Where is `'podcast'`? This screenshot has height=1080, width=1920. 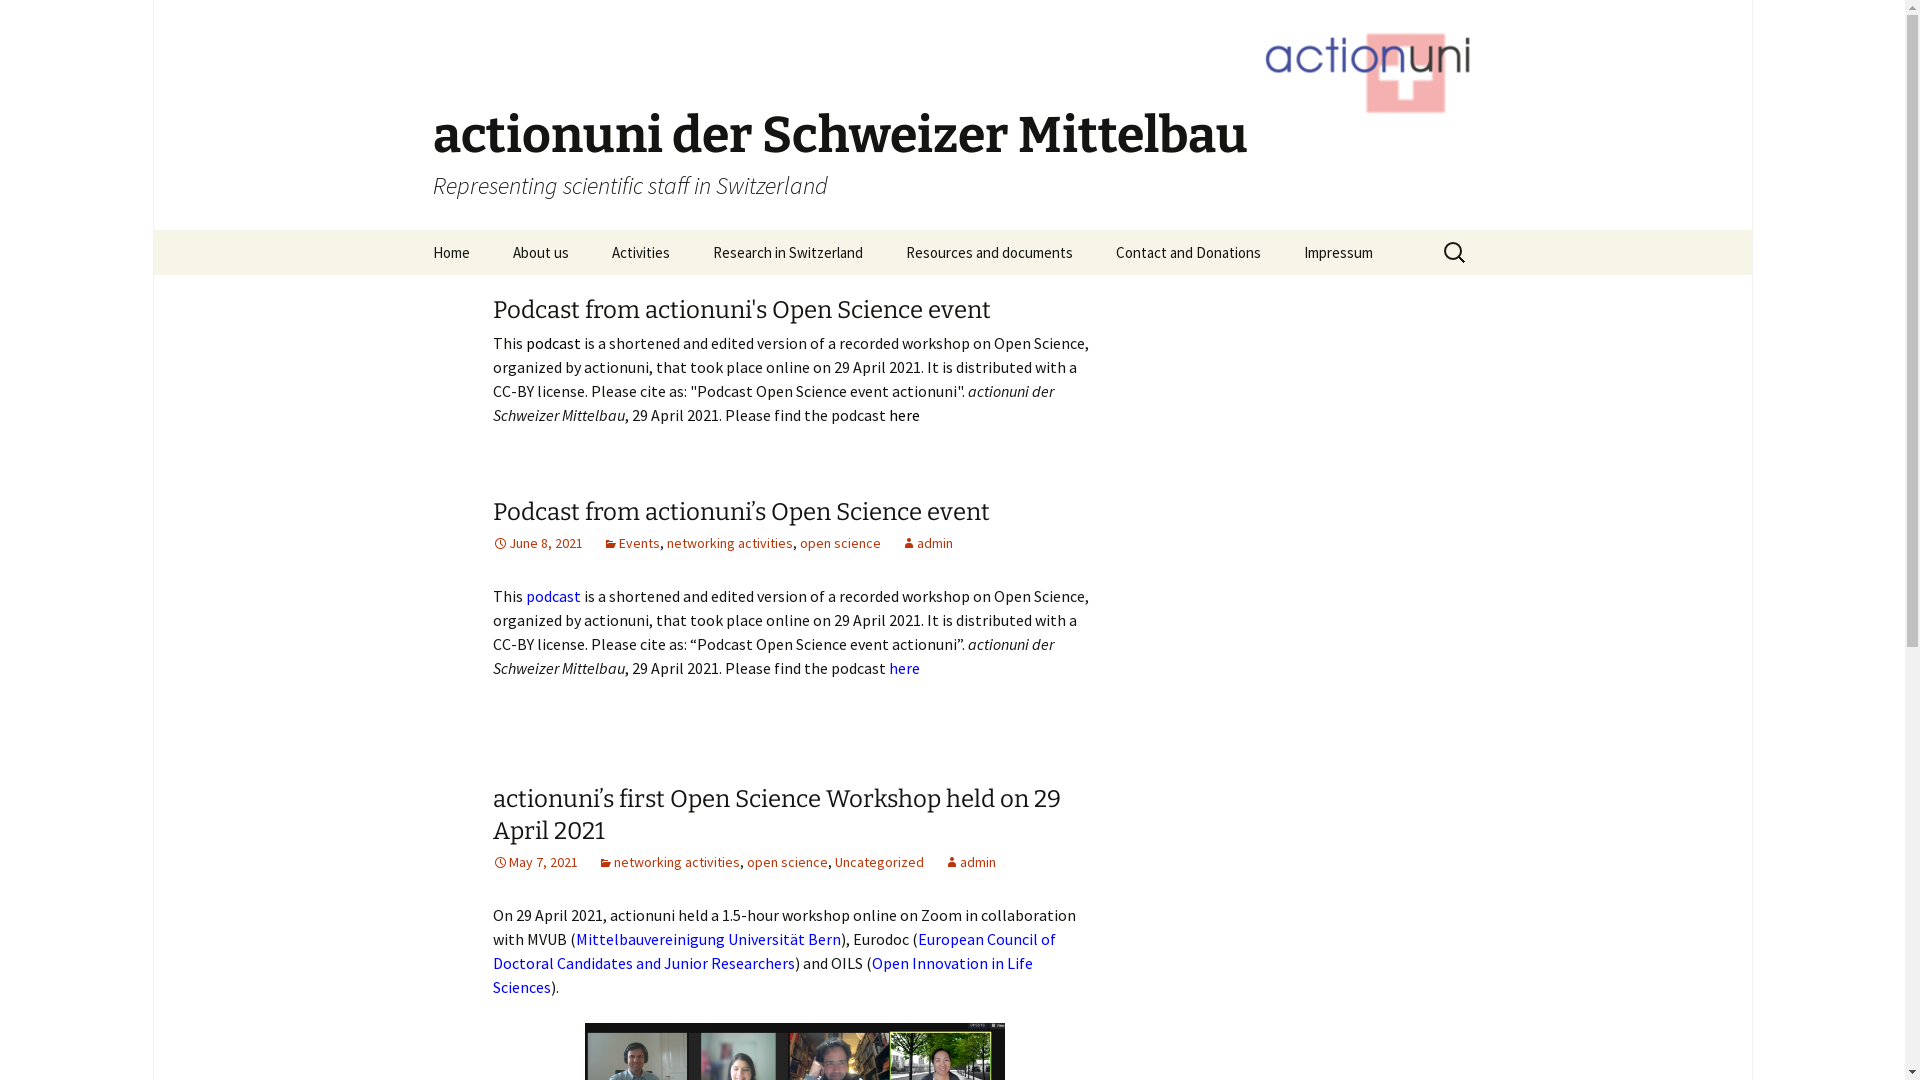
'podcast' is located at coordinates (553, 595).